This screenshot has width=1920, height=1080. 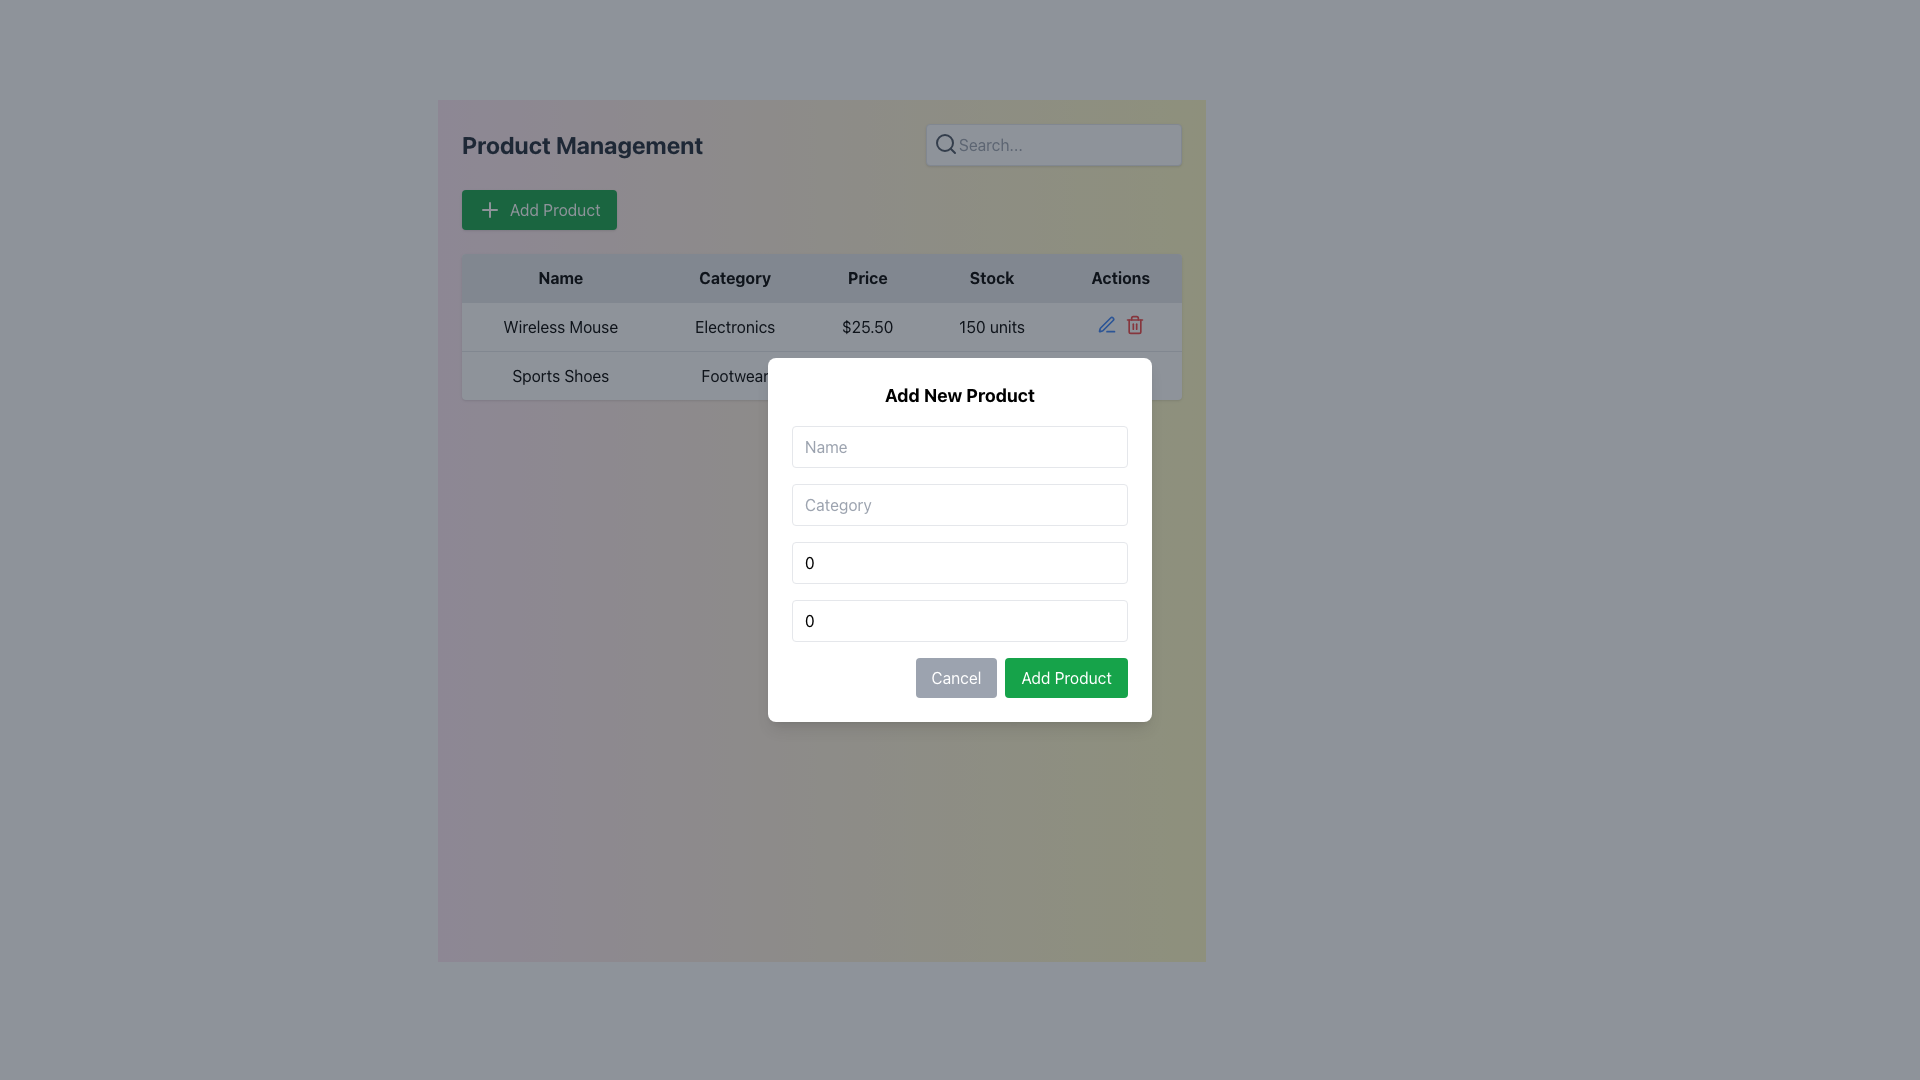 I want to click on the 'Category' text label that displays 'Electronics' for the 'Wireless Mouse' product, located between the product name and price, so click(x=734, y=326).